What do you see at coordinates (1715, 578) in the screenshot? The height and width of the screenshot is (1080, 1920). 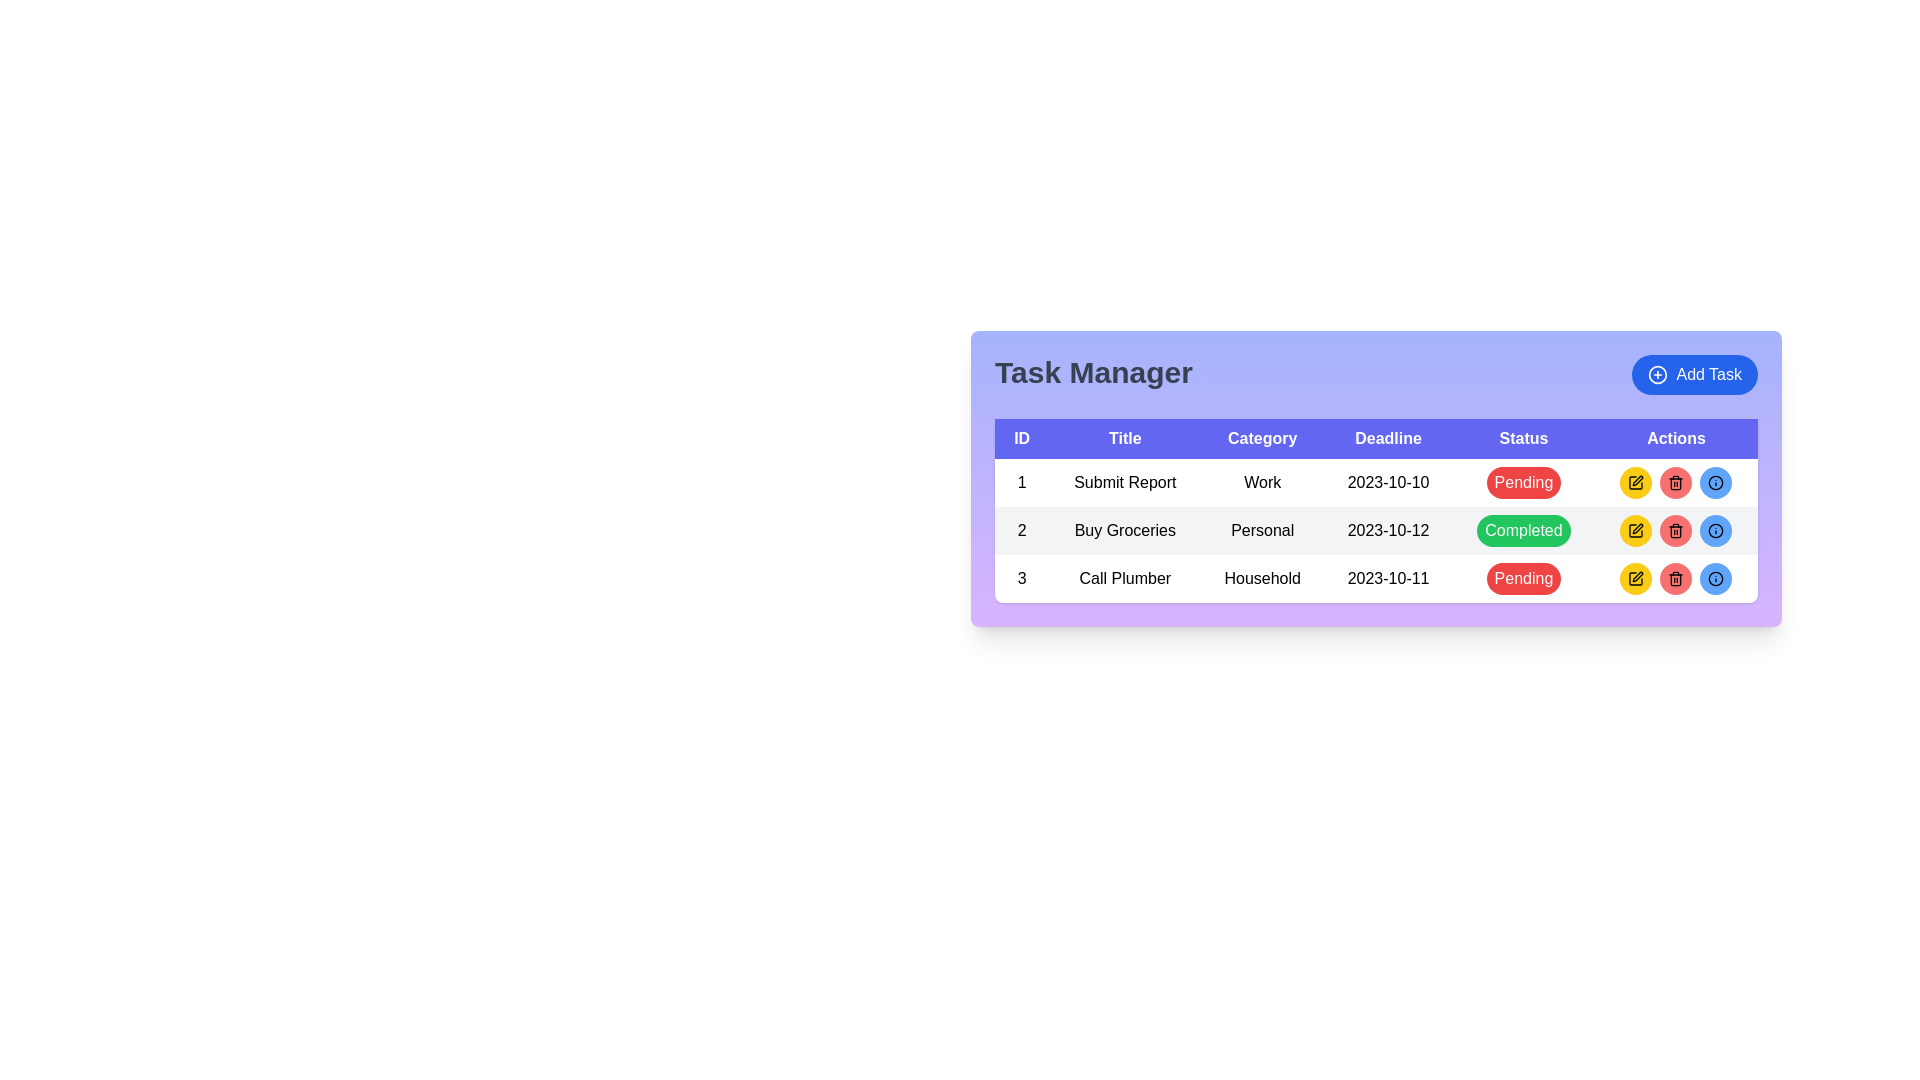 I see `the information icon button located in the 'Actions' column of the third row in the task list` at bounding box center [1715, 578].